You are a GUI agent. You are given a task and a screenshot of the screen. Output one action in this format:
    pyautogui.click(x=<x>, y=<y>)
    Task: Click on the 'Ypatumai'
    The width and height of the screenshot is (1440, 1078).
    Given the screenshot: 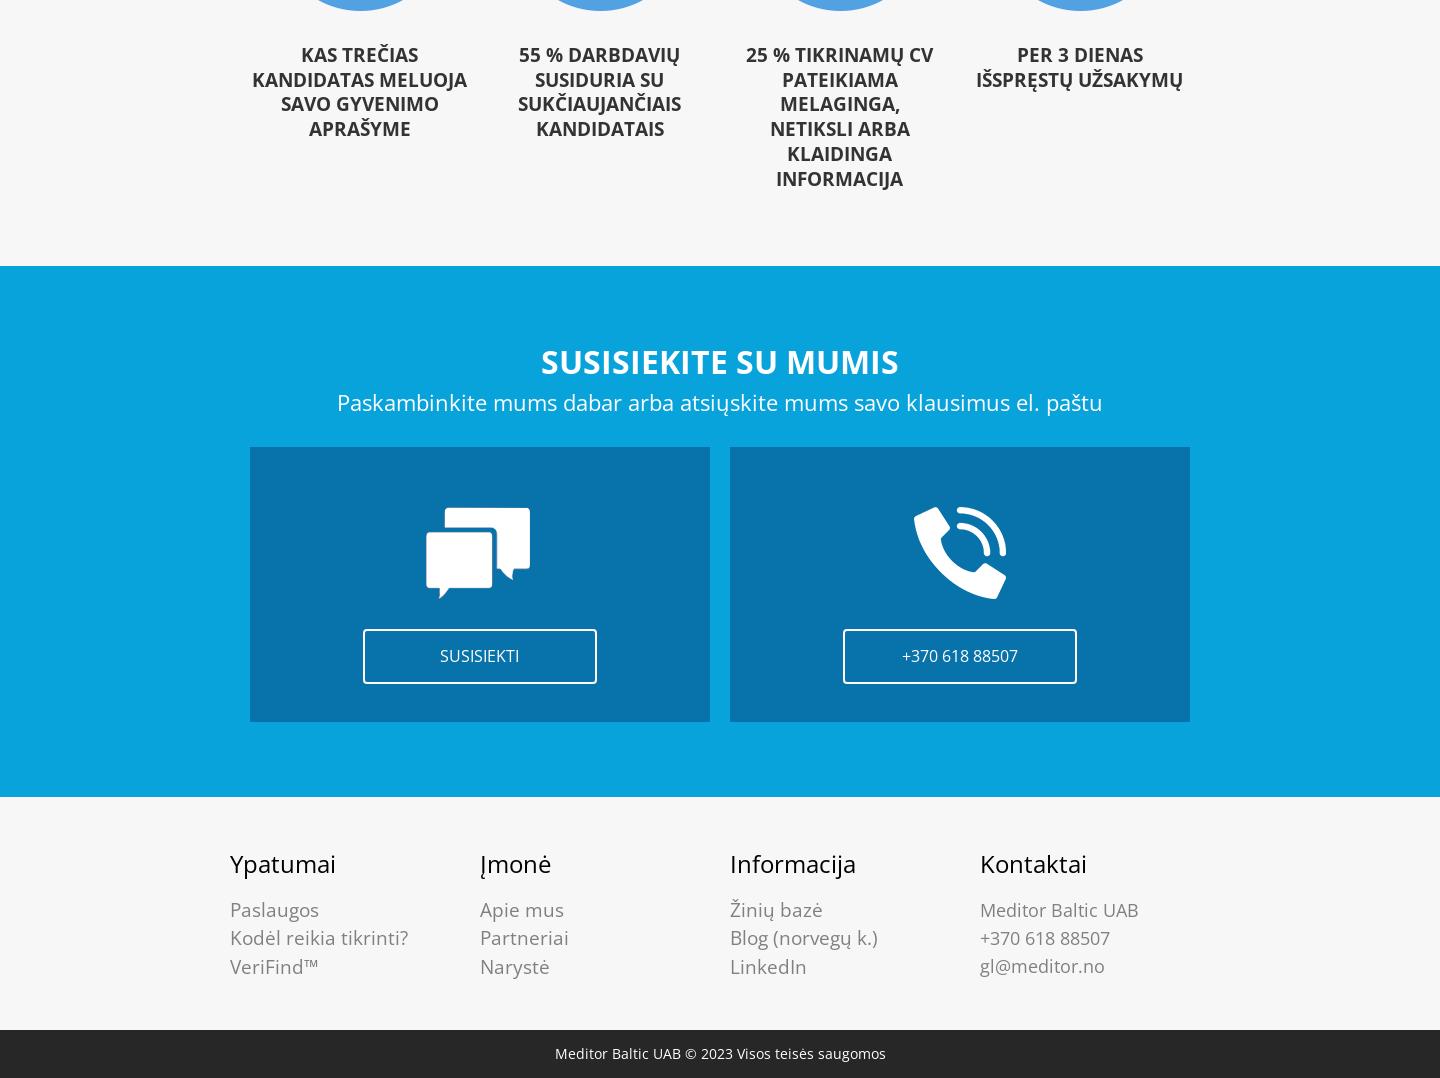 What is the action you would take?
    pyautogui.click(x=281, y=861)
    